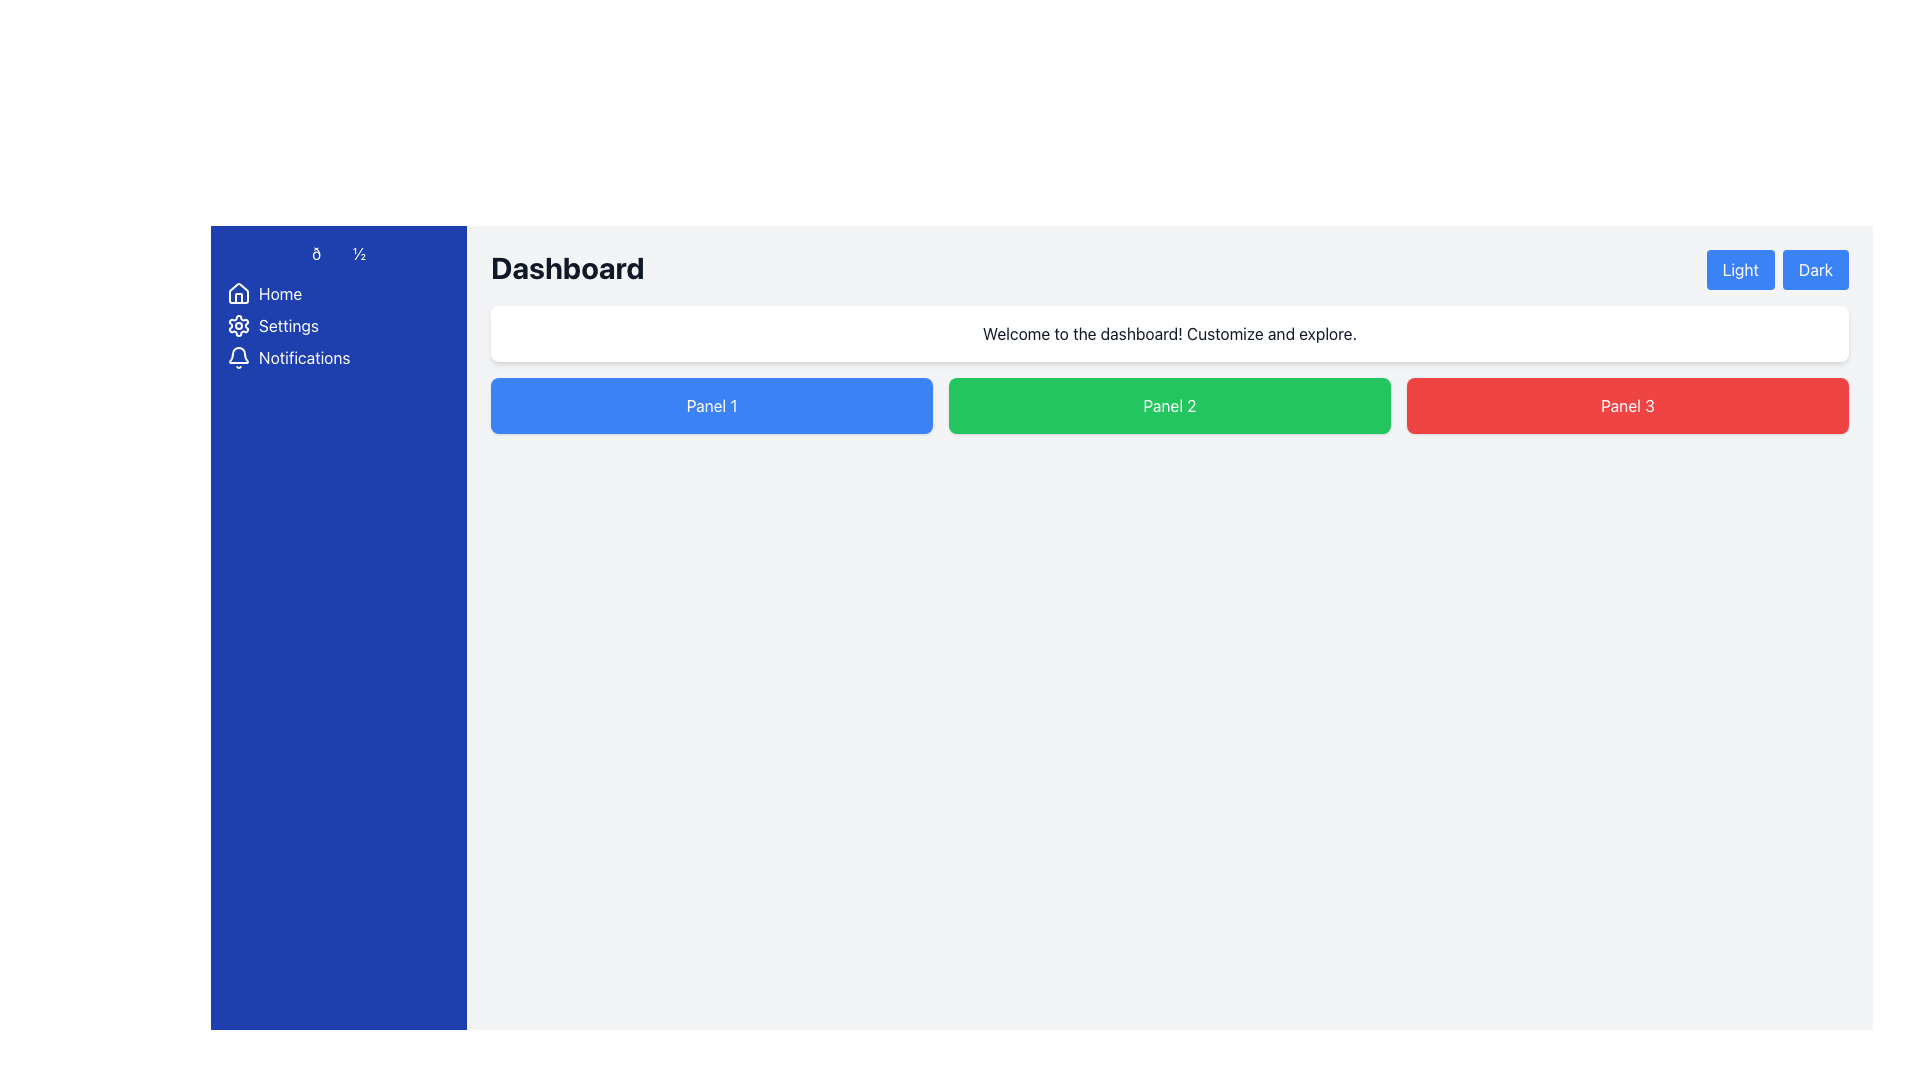  I want to click on the static informational text section that reads 'Welcome to the dashboard! Customize and explore.' which is located centrally below the title 'Dashboard', so click(1170, 333).